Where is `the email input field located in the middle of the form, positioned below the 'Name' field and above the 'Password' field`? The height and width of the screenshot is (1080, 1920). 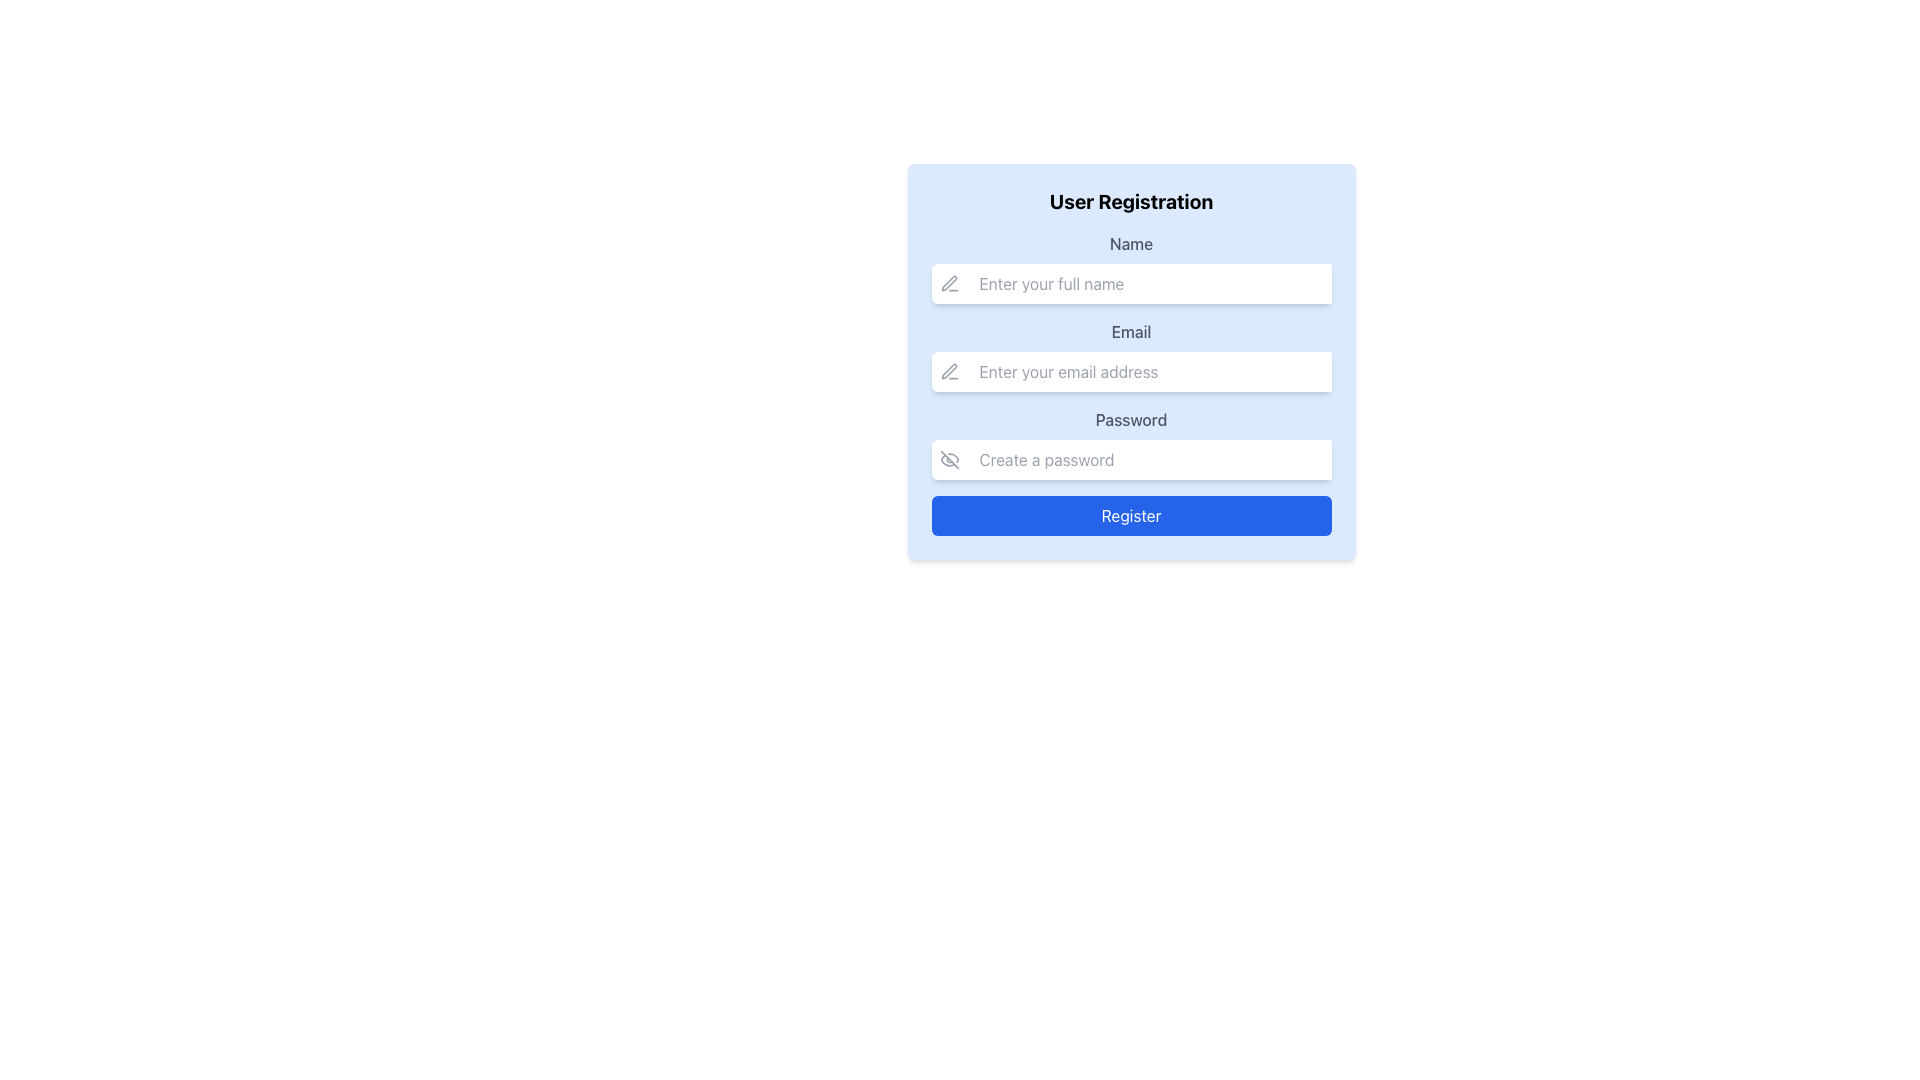 the email input field located in the middle of the form, positioned below the 'Name' field and above the 'Password' field is located at coordinates (1149, 371).